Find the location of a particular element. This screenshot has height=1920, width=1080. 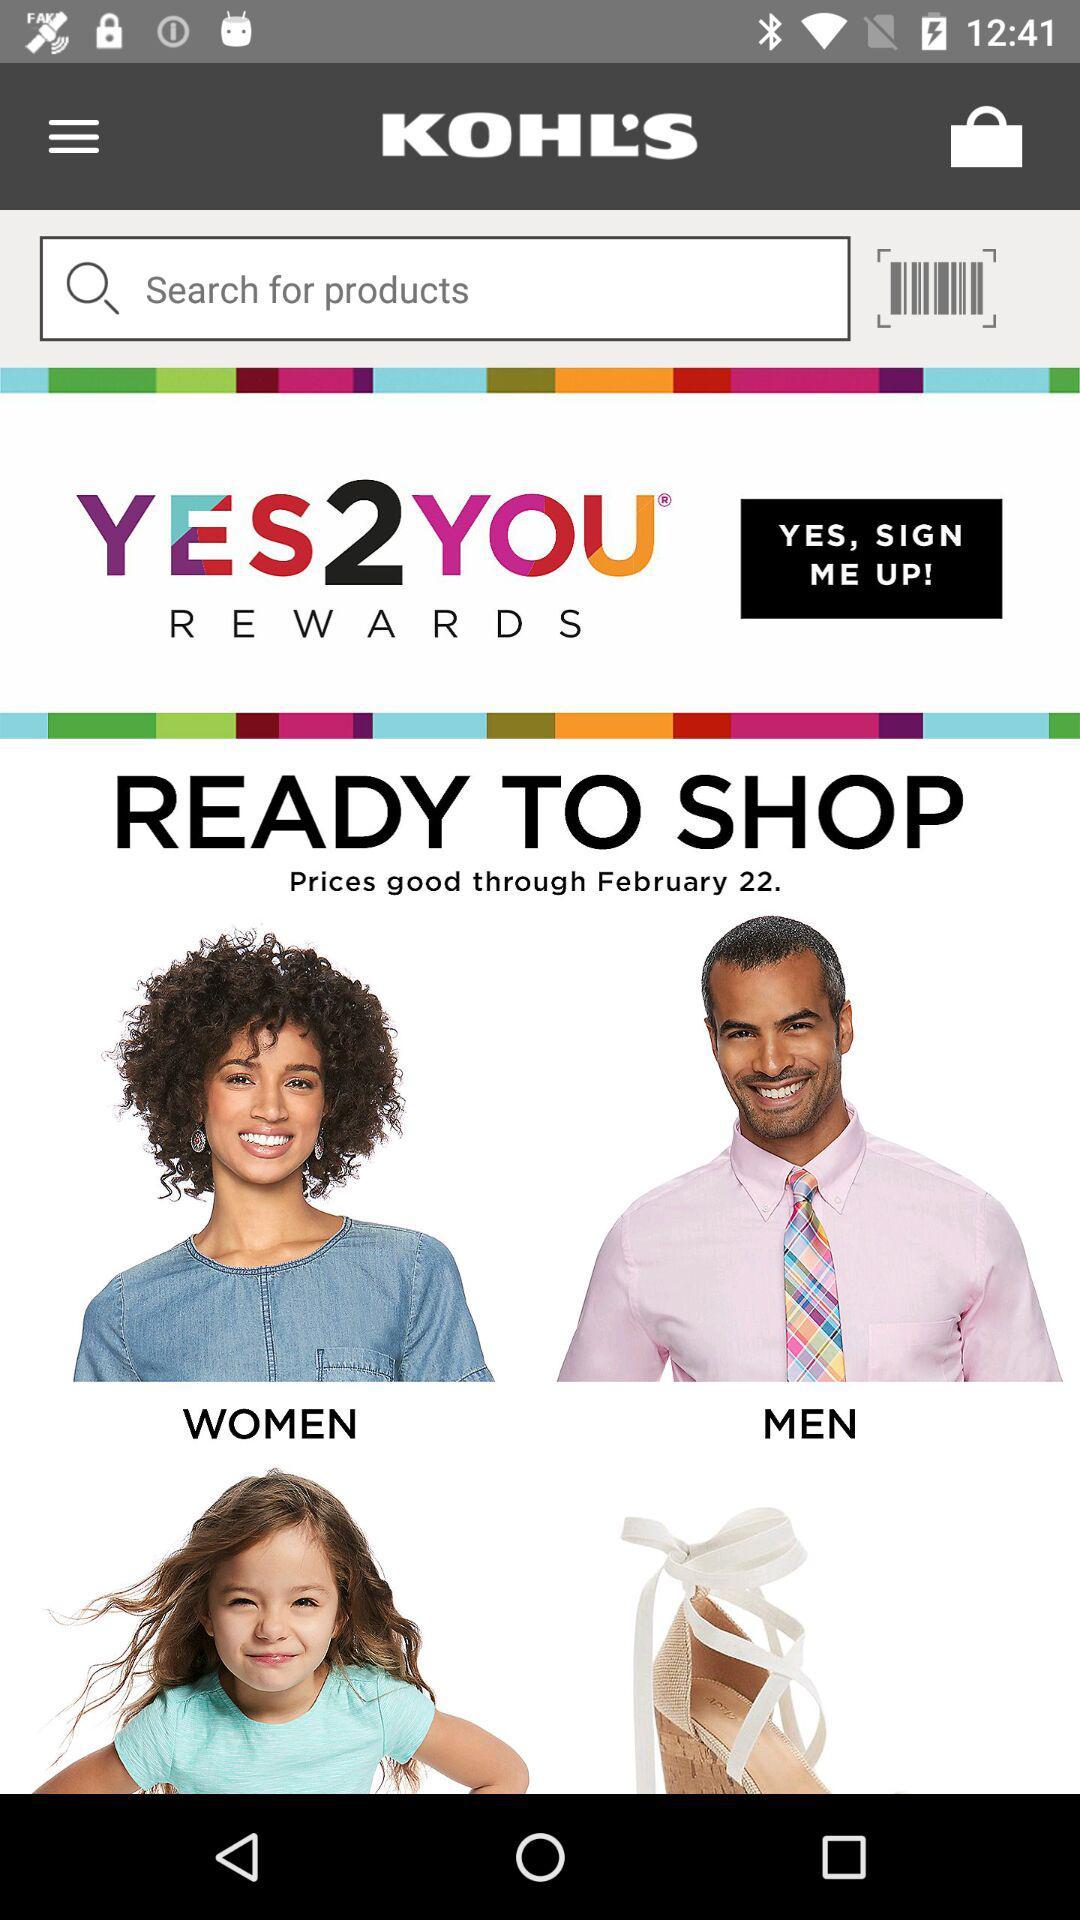

menu page is located at coordinates (980, 135).